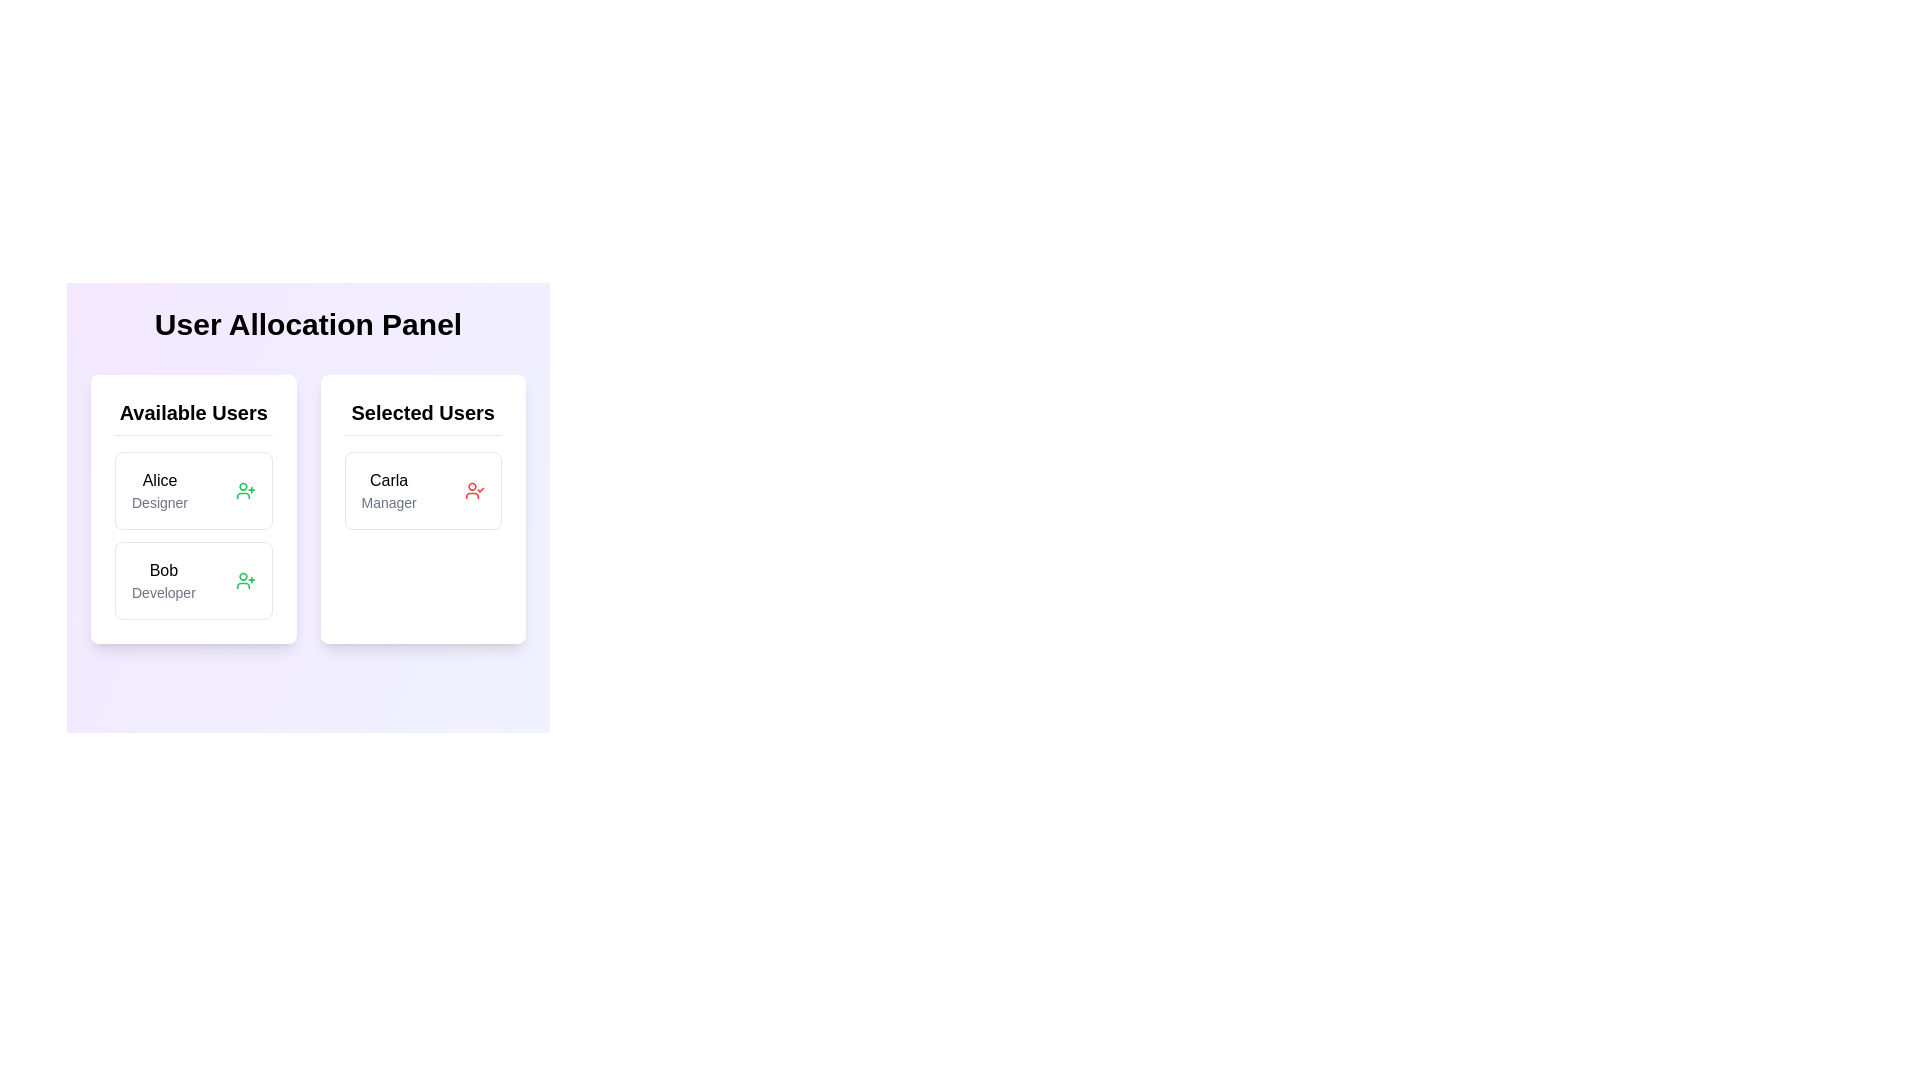  What do you see at coordinates (389, 481) in the screenshot?
I see `label text 'Carla' which is a bold textual label displayed in the first card under the 'Selected Users' section` at bounding box center [389, 481].